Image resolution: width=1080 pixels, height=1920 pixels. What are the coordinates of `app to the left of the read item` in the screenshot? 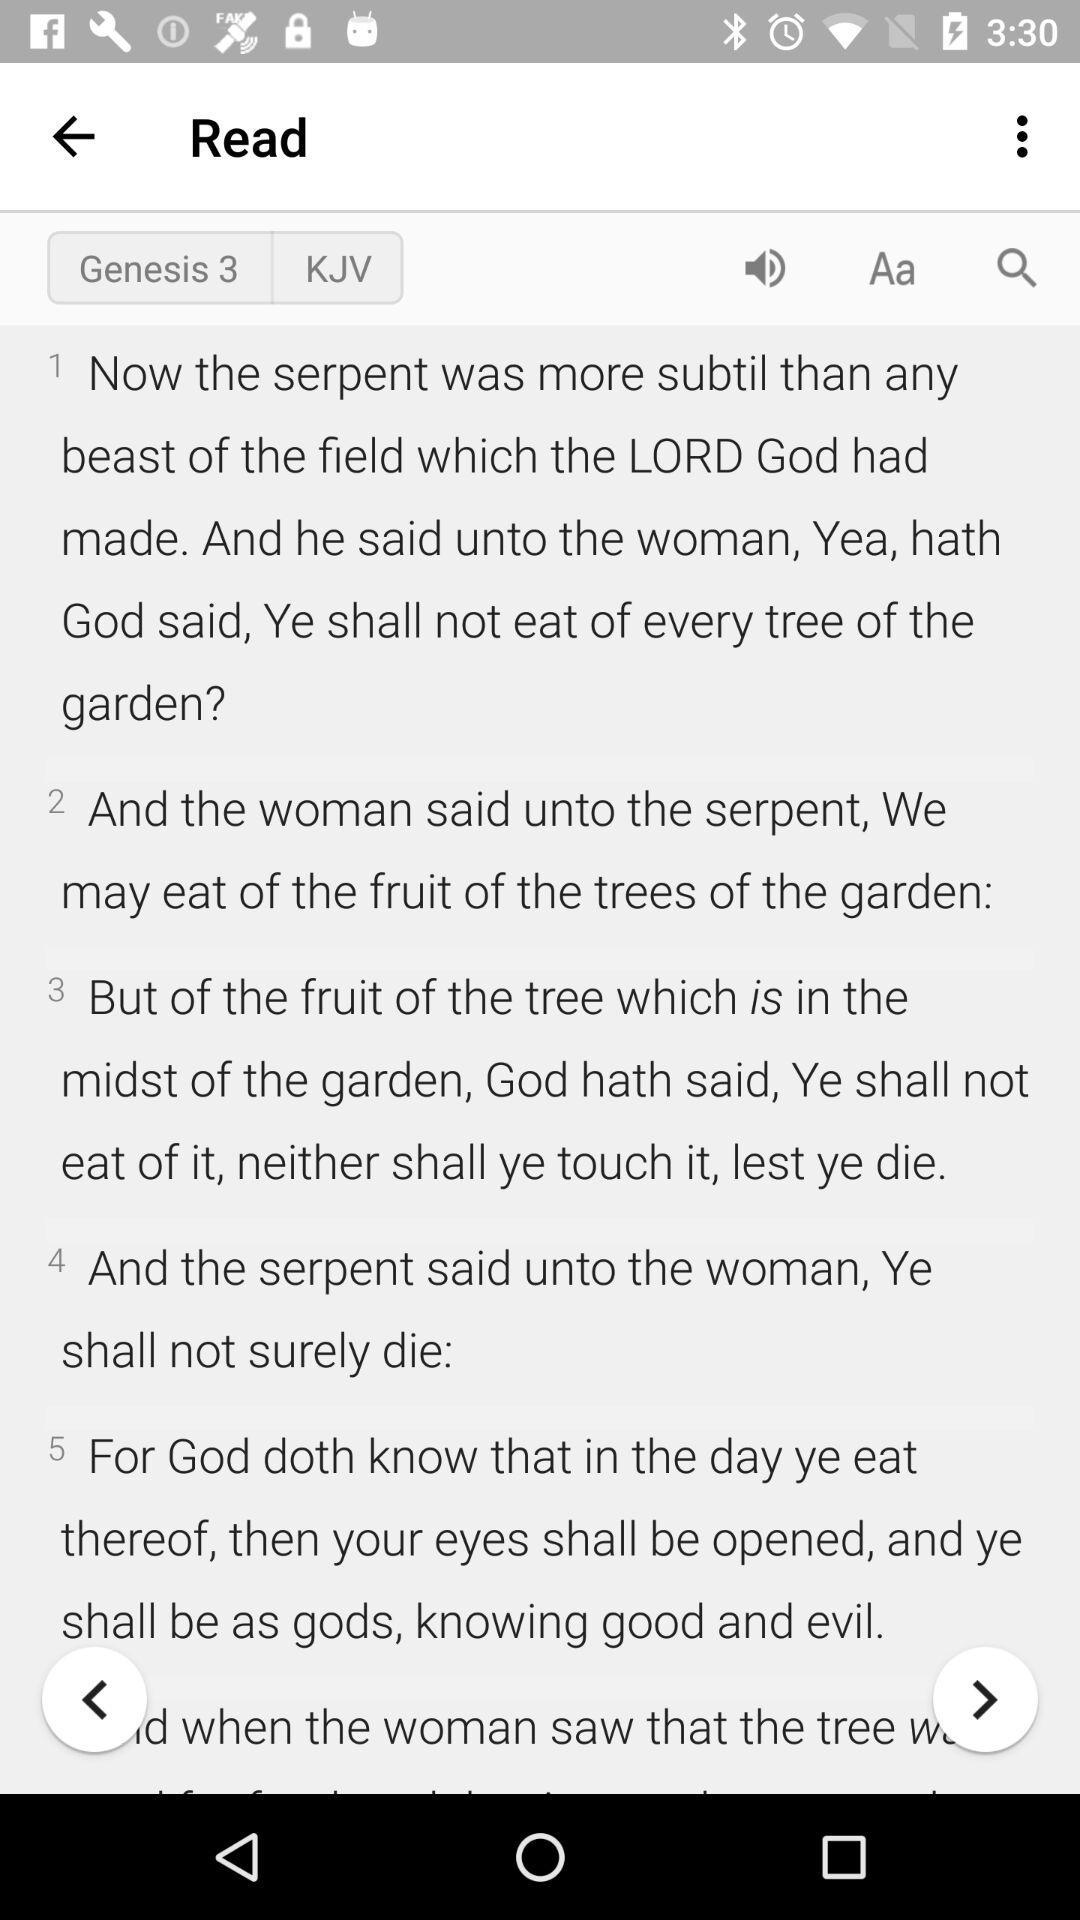 It's located at (72, 135).